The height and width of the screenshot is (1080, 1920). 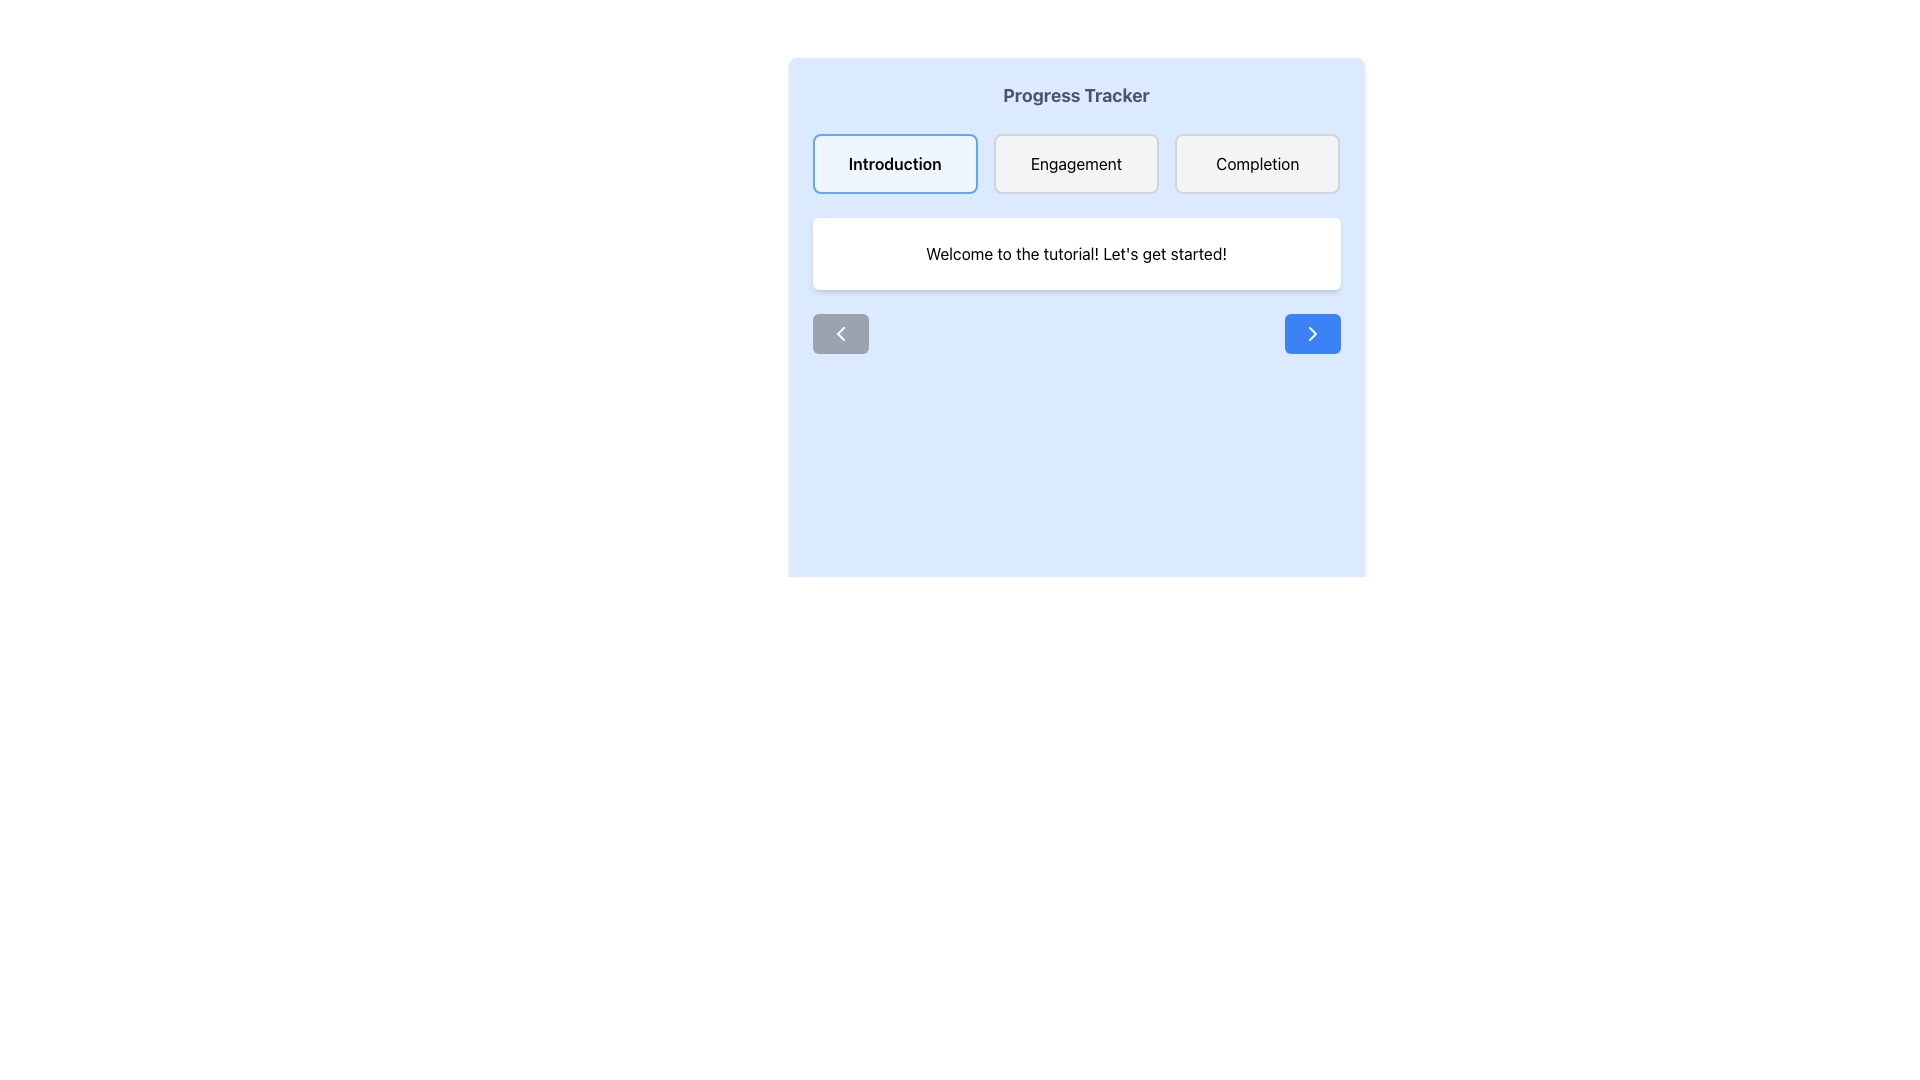 What do you see at coordinates (894, 163) in the screenshot?
I see `the 'Introduction' text label, which is styled in bold black font and highlighted with a light blue background and blue border, located in the 'Progress Tracker' section` at bounding box center [894, 163].